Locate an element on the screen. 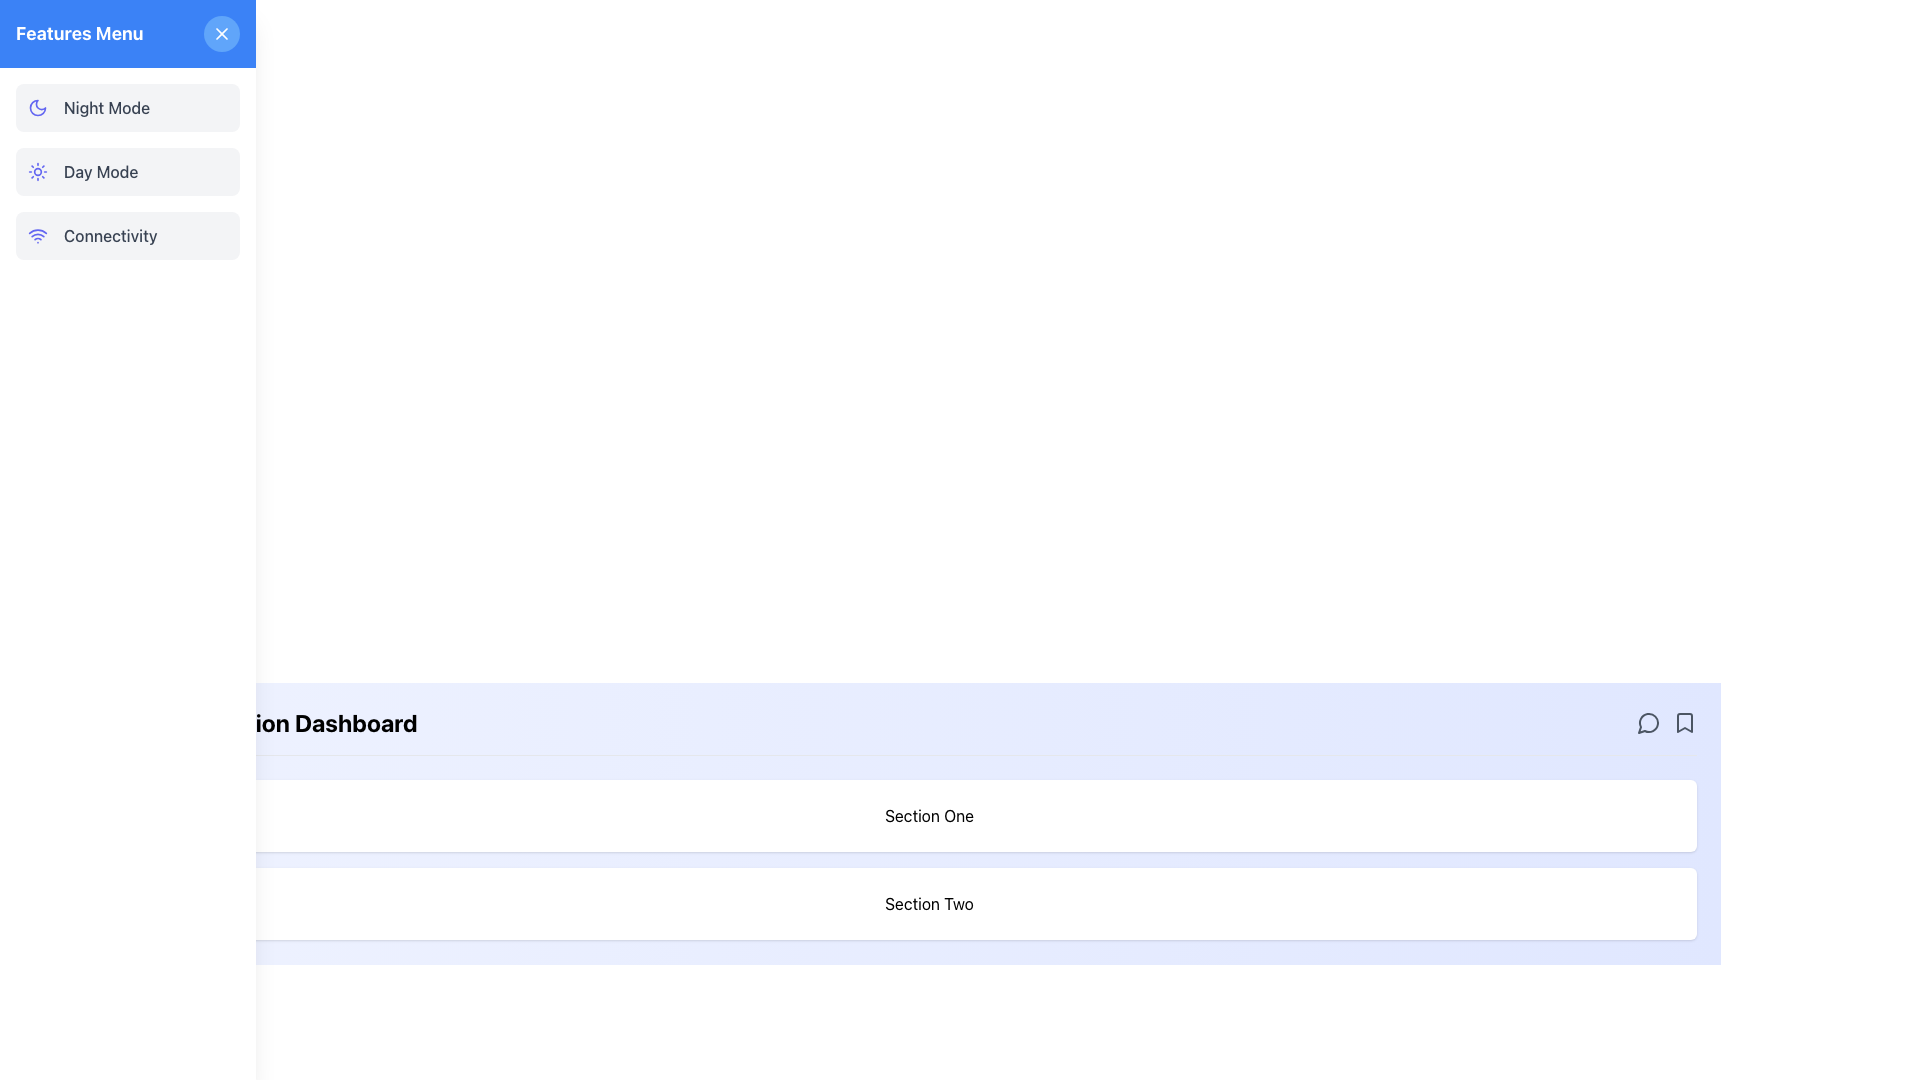 This screenshot has height=1080, width=1920. the design of the 'Night Mode' icon located in the sidebar menu, which is visually distinct with its indigo color and positioned before the text 'Night Mode' is located at coordinates (38, 108).